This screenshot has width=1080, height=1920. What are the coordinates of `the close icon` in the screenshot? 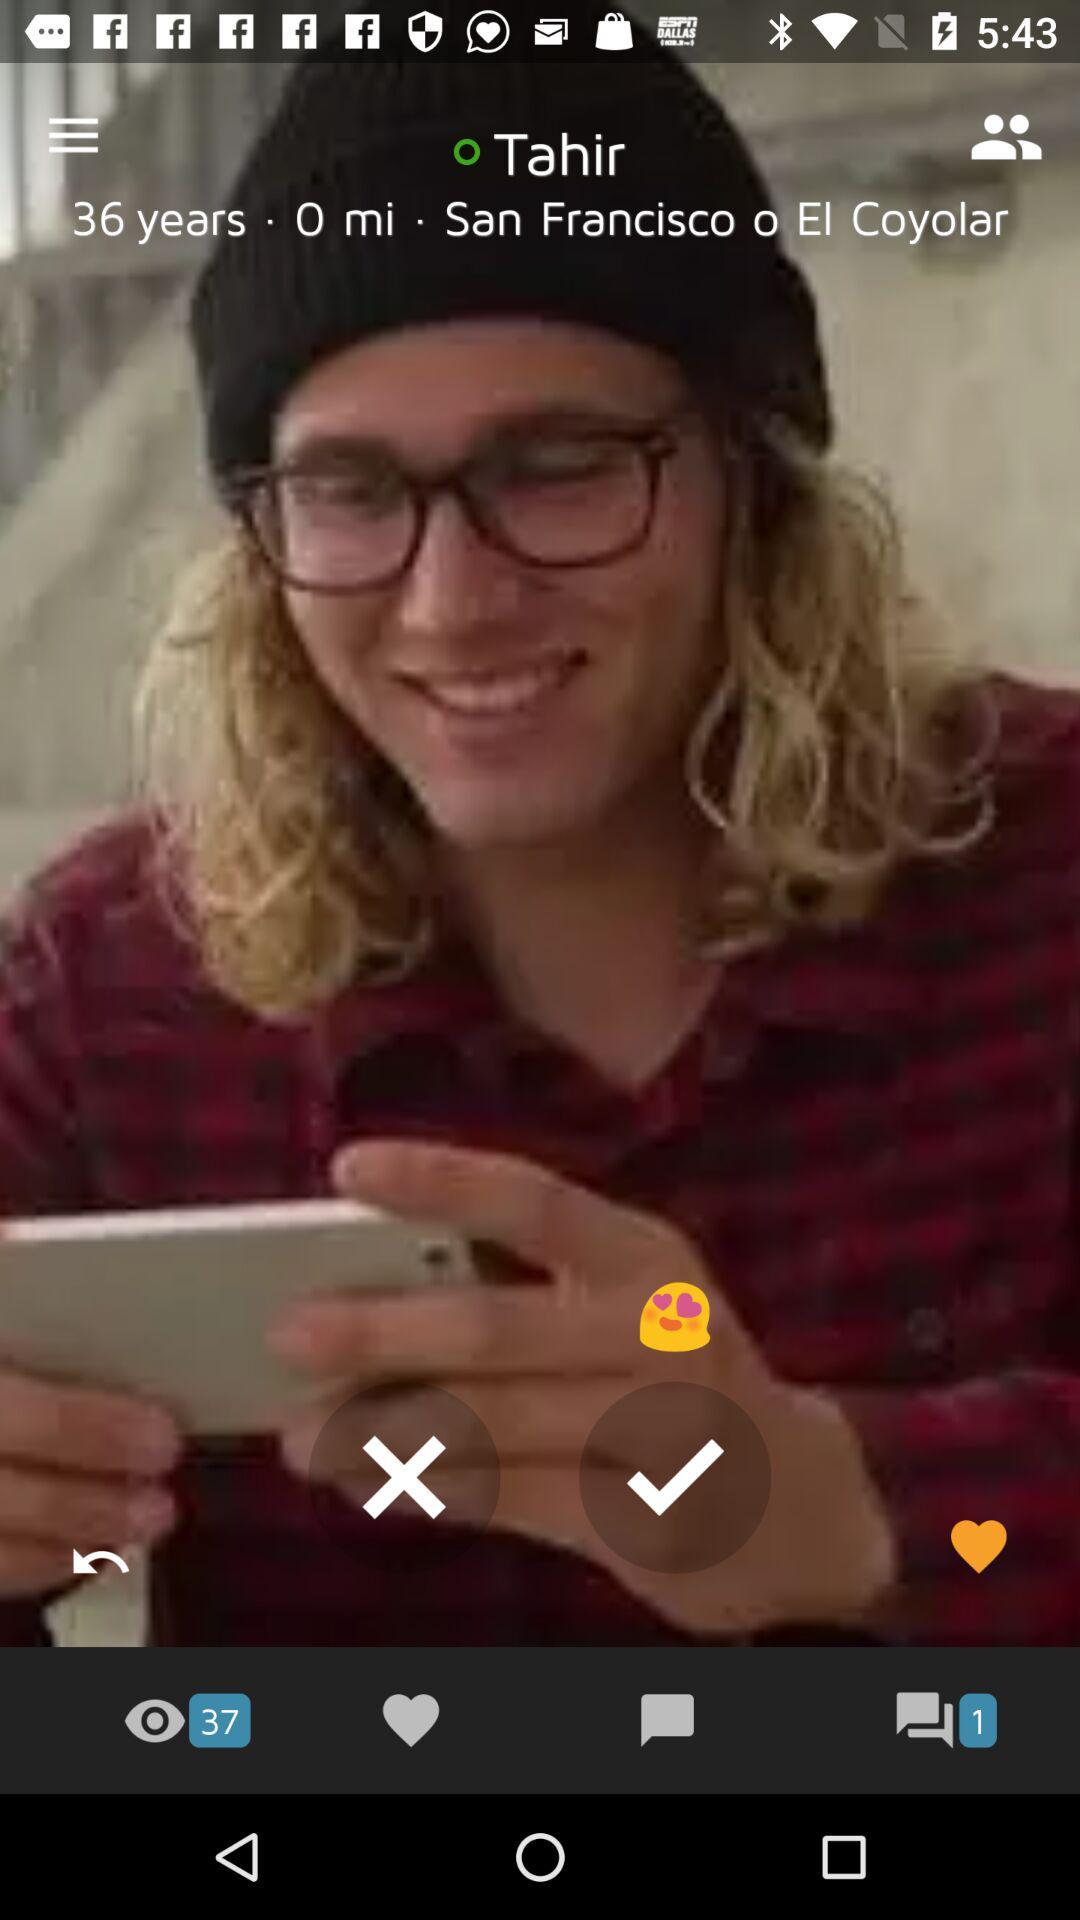 It's located at (404, 1477).